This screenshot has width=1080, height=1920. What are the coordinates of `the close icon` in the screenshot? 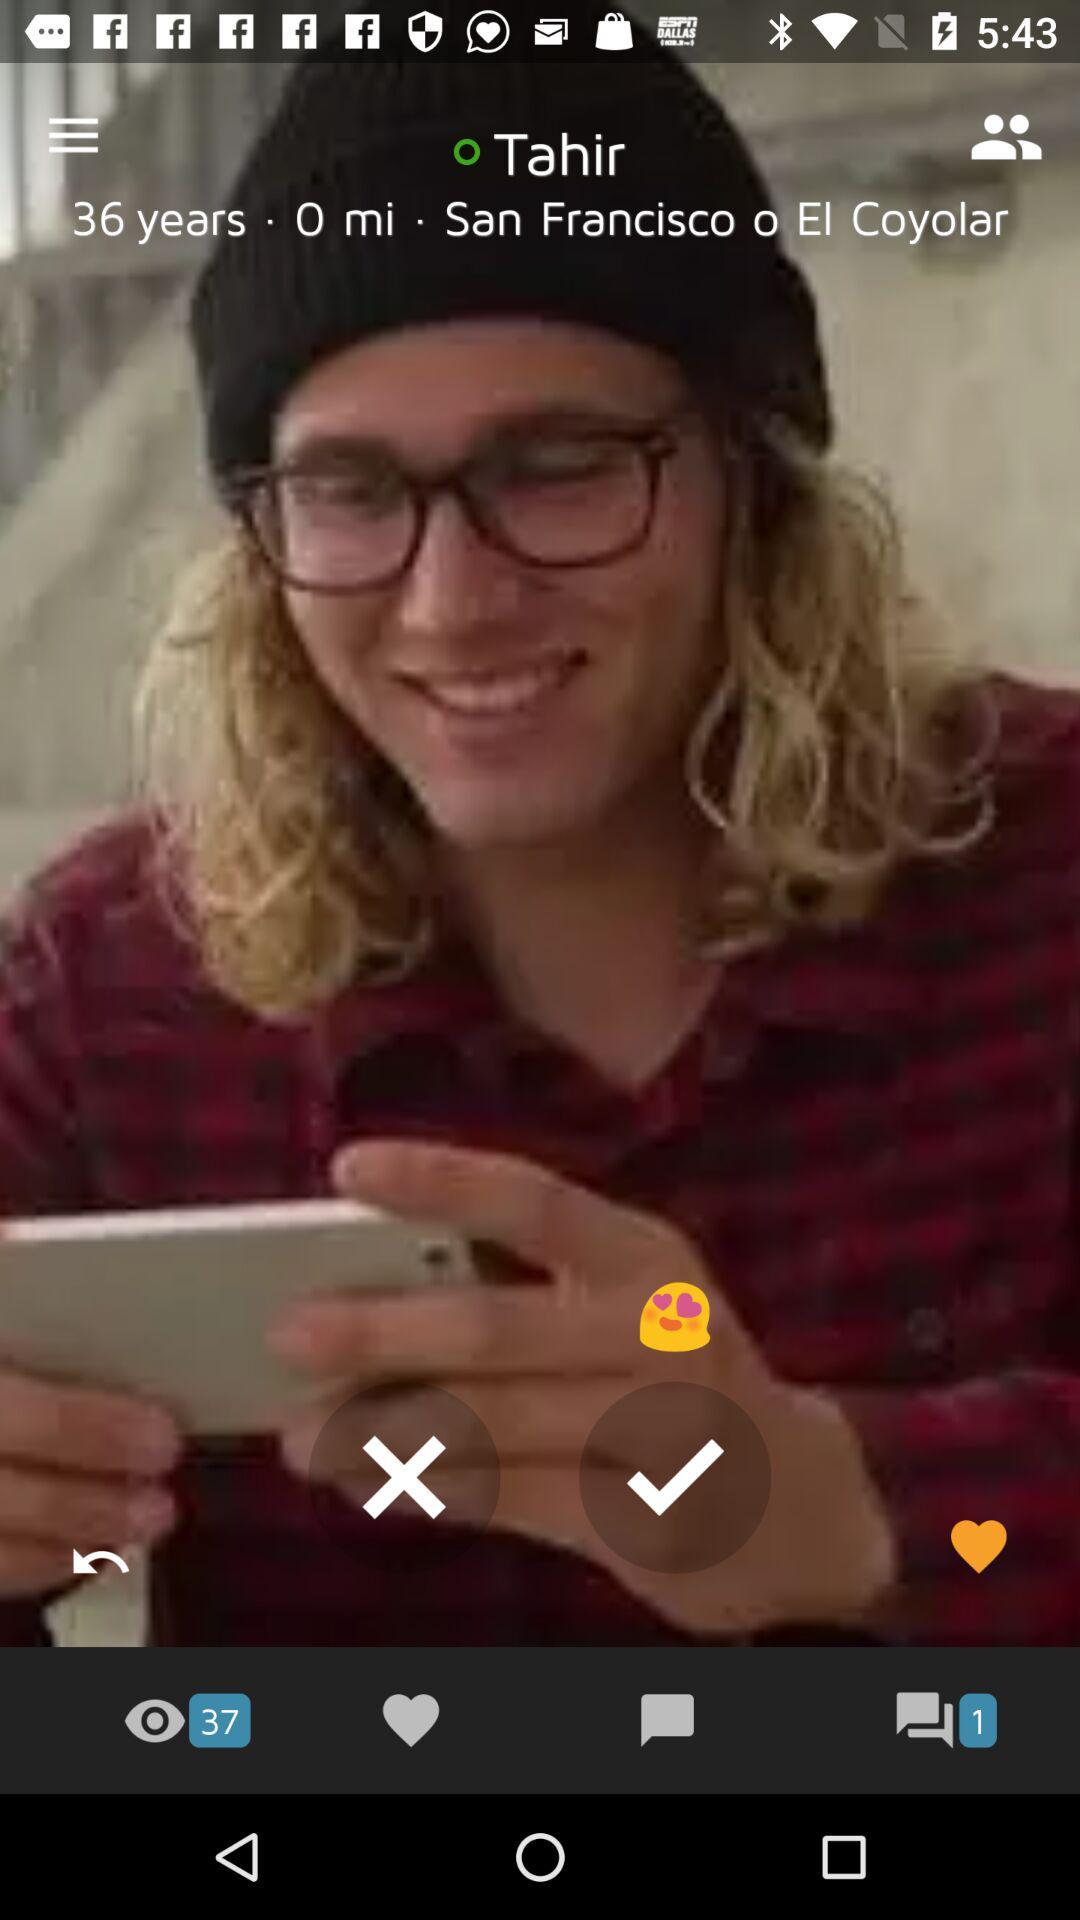 It's located at (404, 1477).